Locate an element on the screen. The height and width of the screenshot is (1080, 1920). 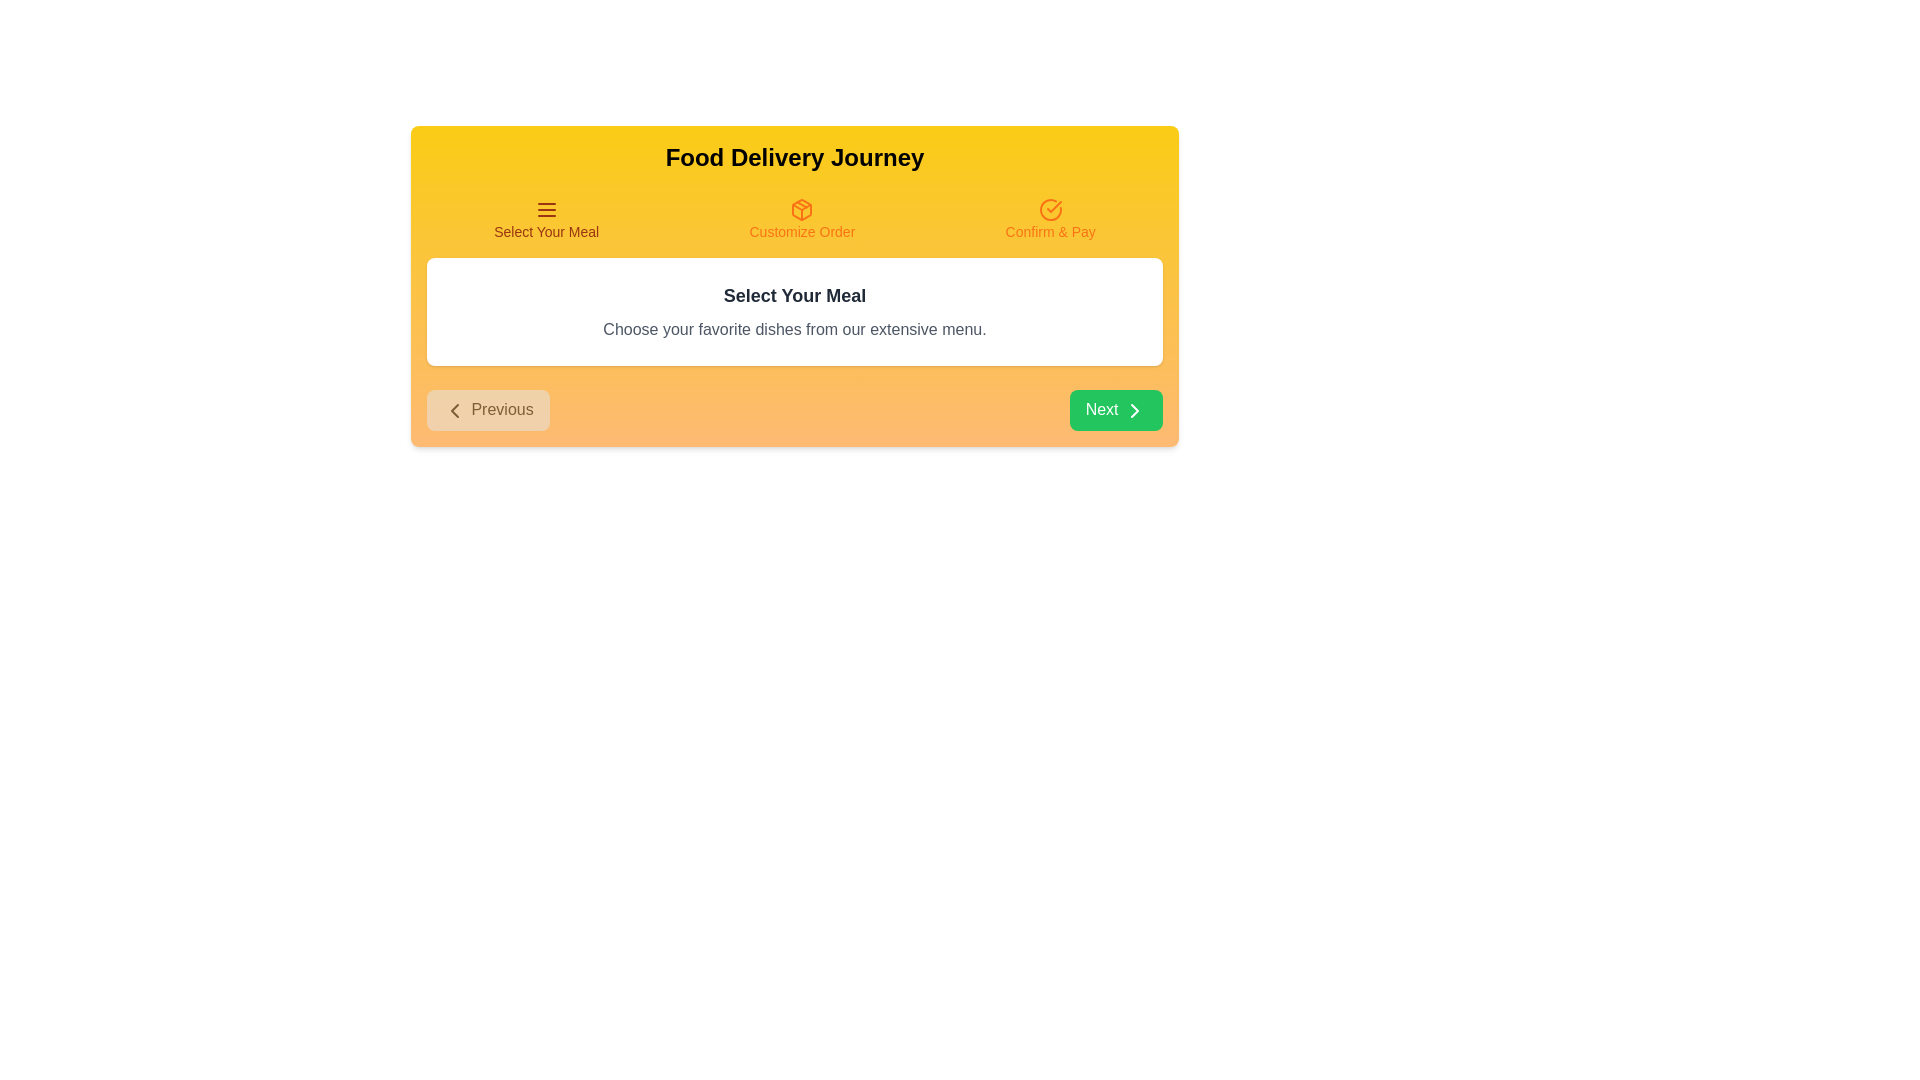
the Decorative Icon, which is a graphical checkmark icon located in the 'Confirm & Pay' section at the top of the page is located at coordinates (1053, 207).